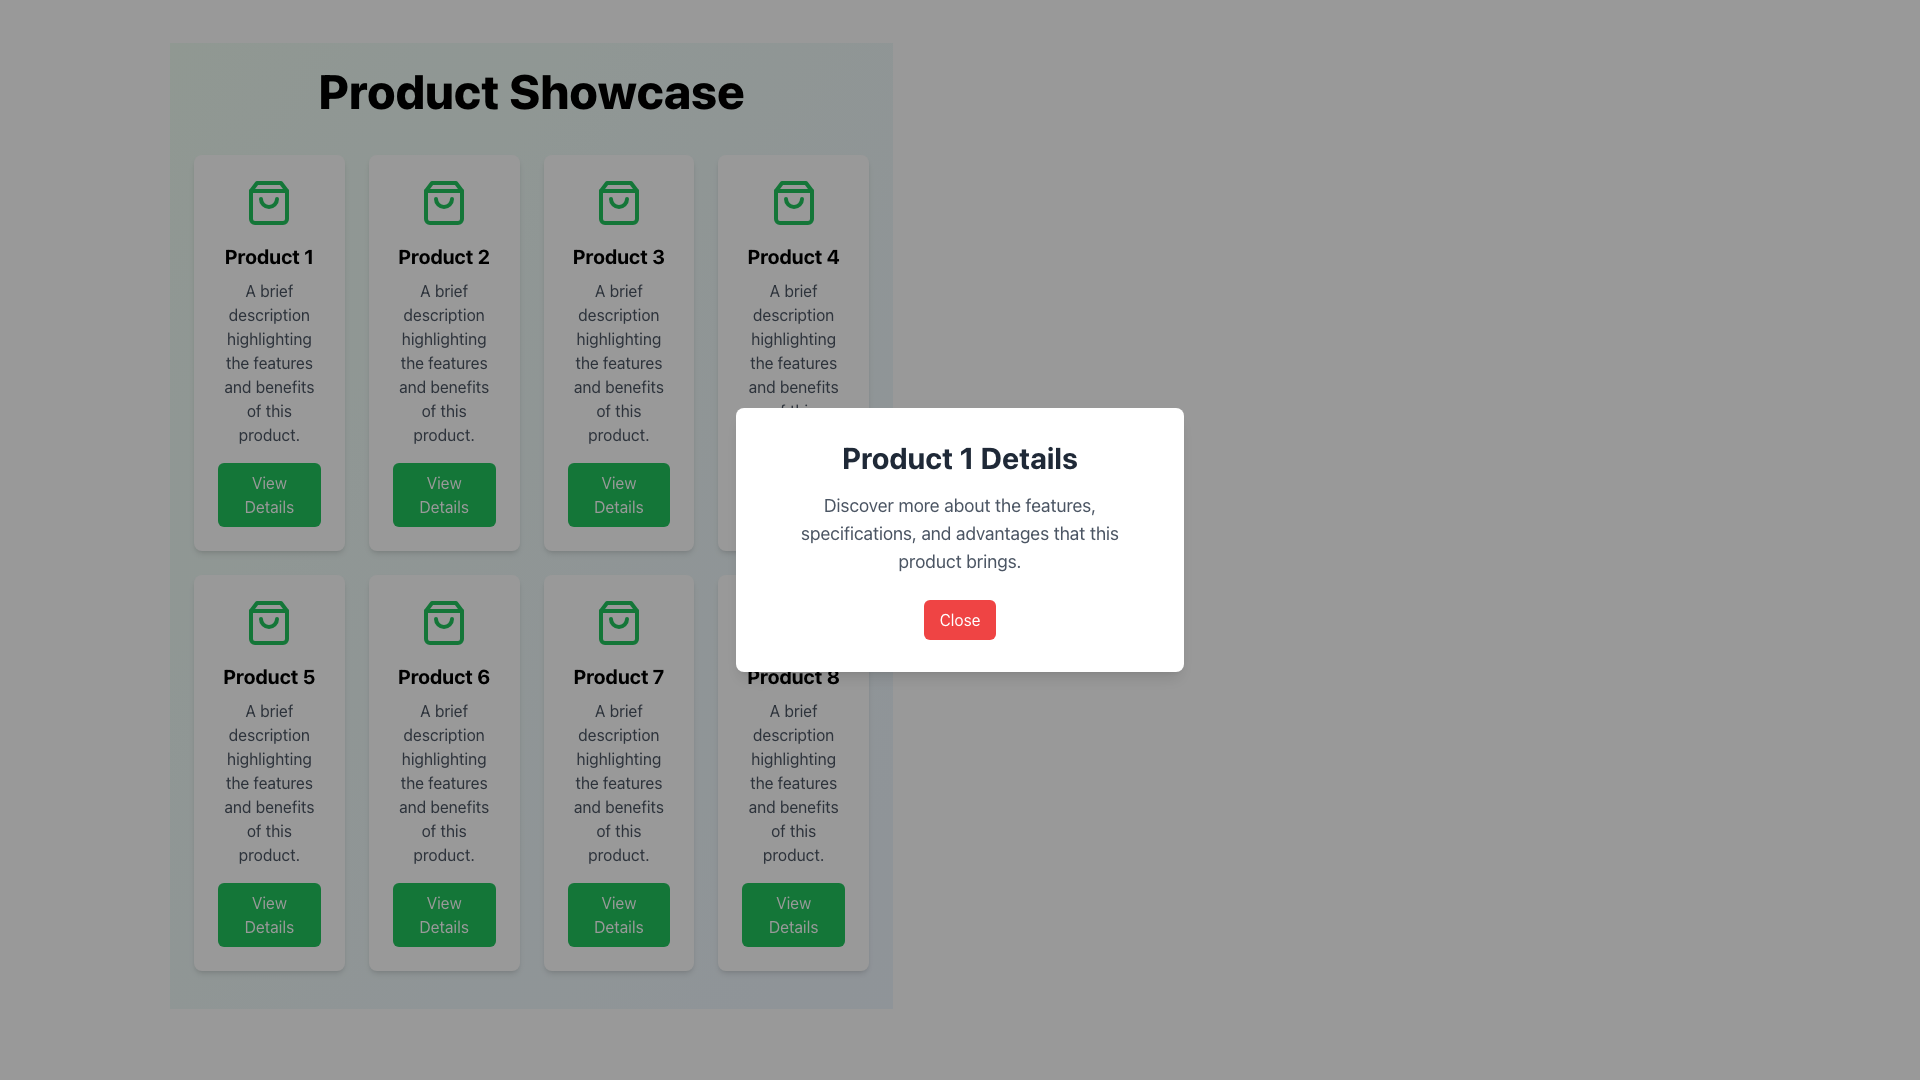 The width and height of the screenshot is (1920, 1080). What do you see at coordinates (443, 203) in the screenshot?
I see `the green shopping bag icon representing the main body of the bag in the product grid for 'Product 2', located in the top row, second column from the left` at bounding box center [443, 203].